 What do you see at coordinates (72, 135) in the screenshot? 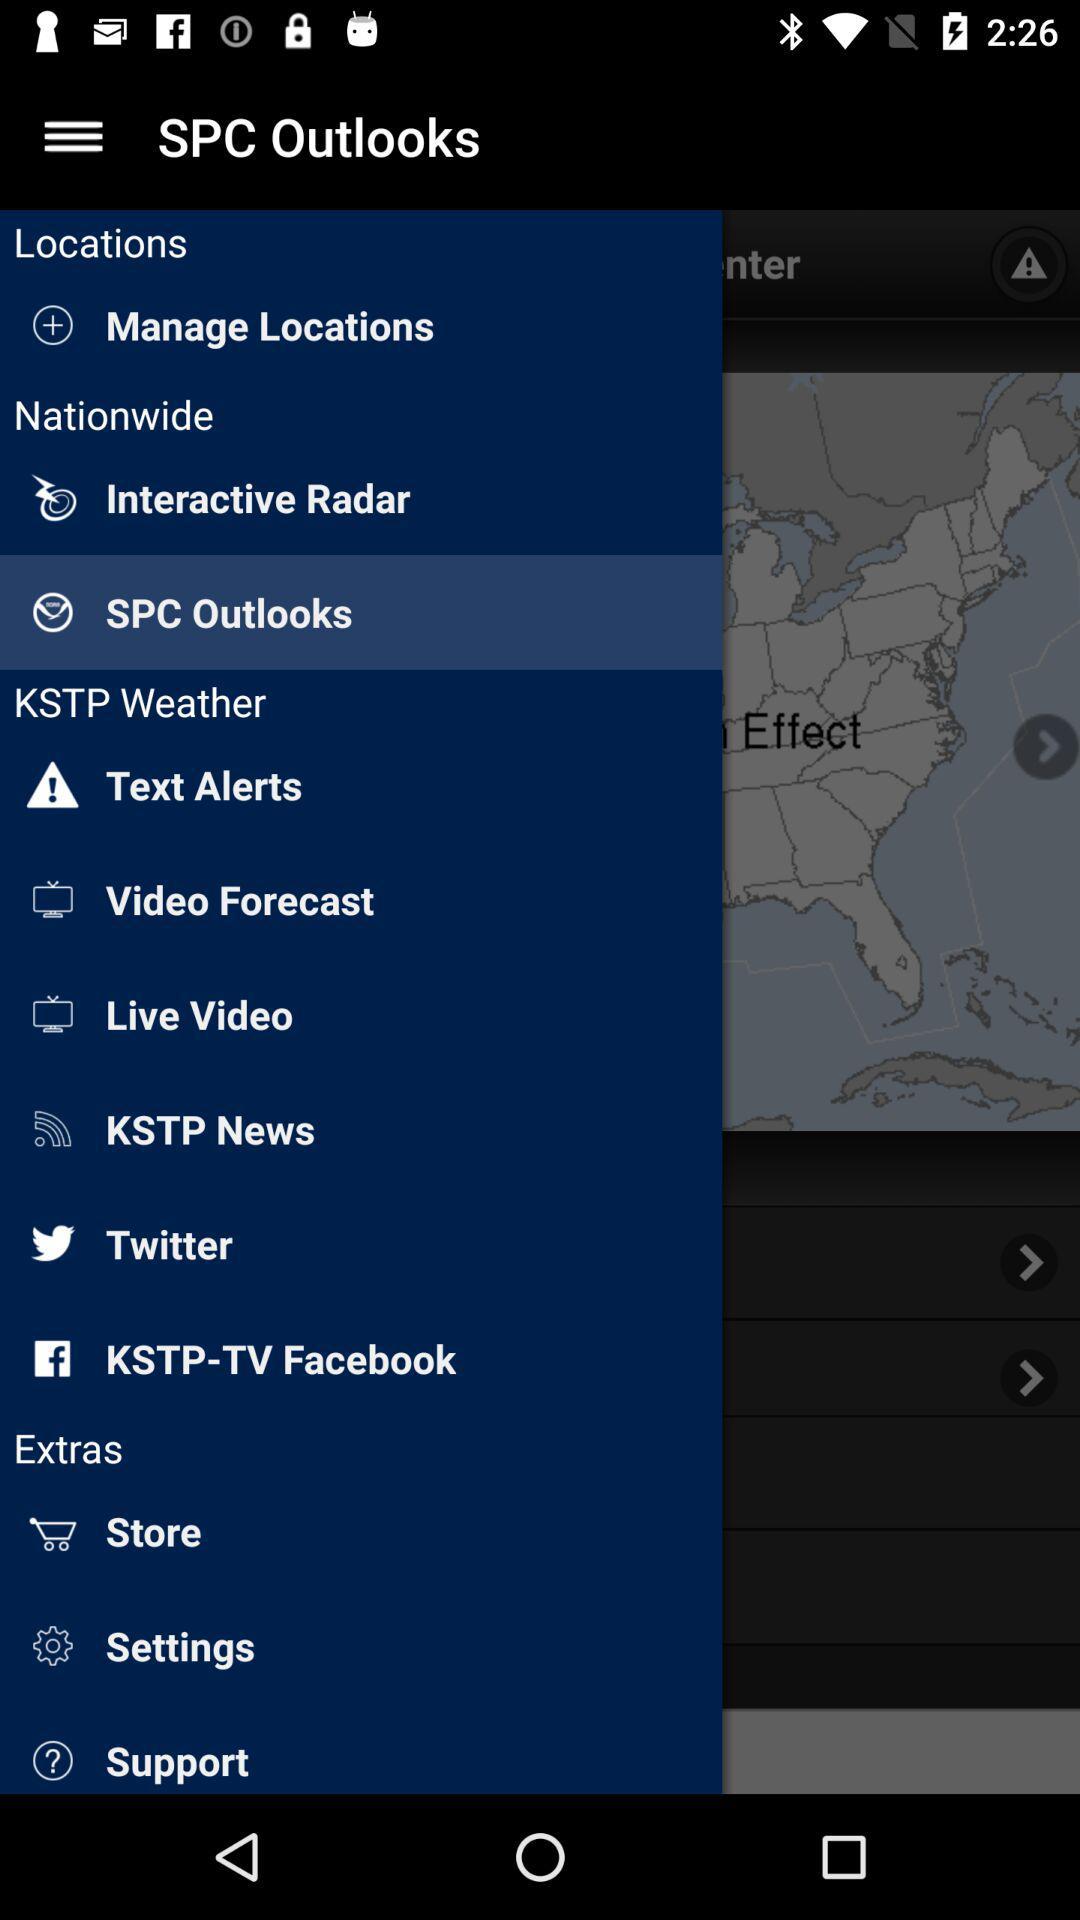
I see `main menu button` at bounding box center [72, 135].